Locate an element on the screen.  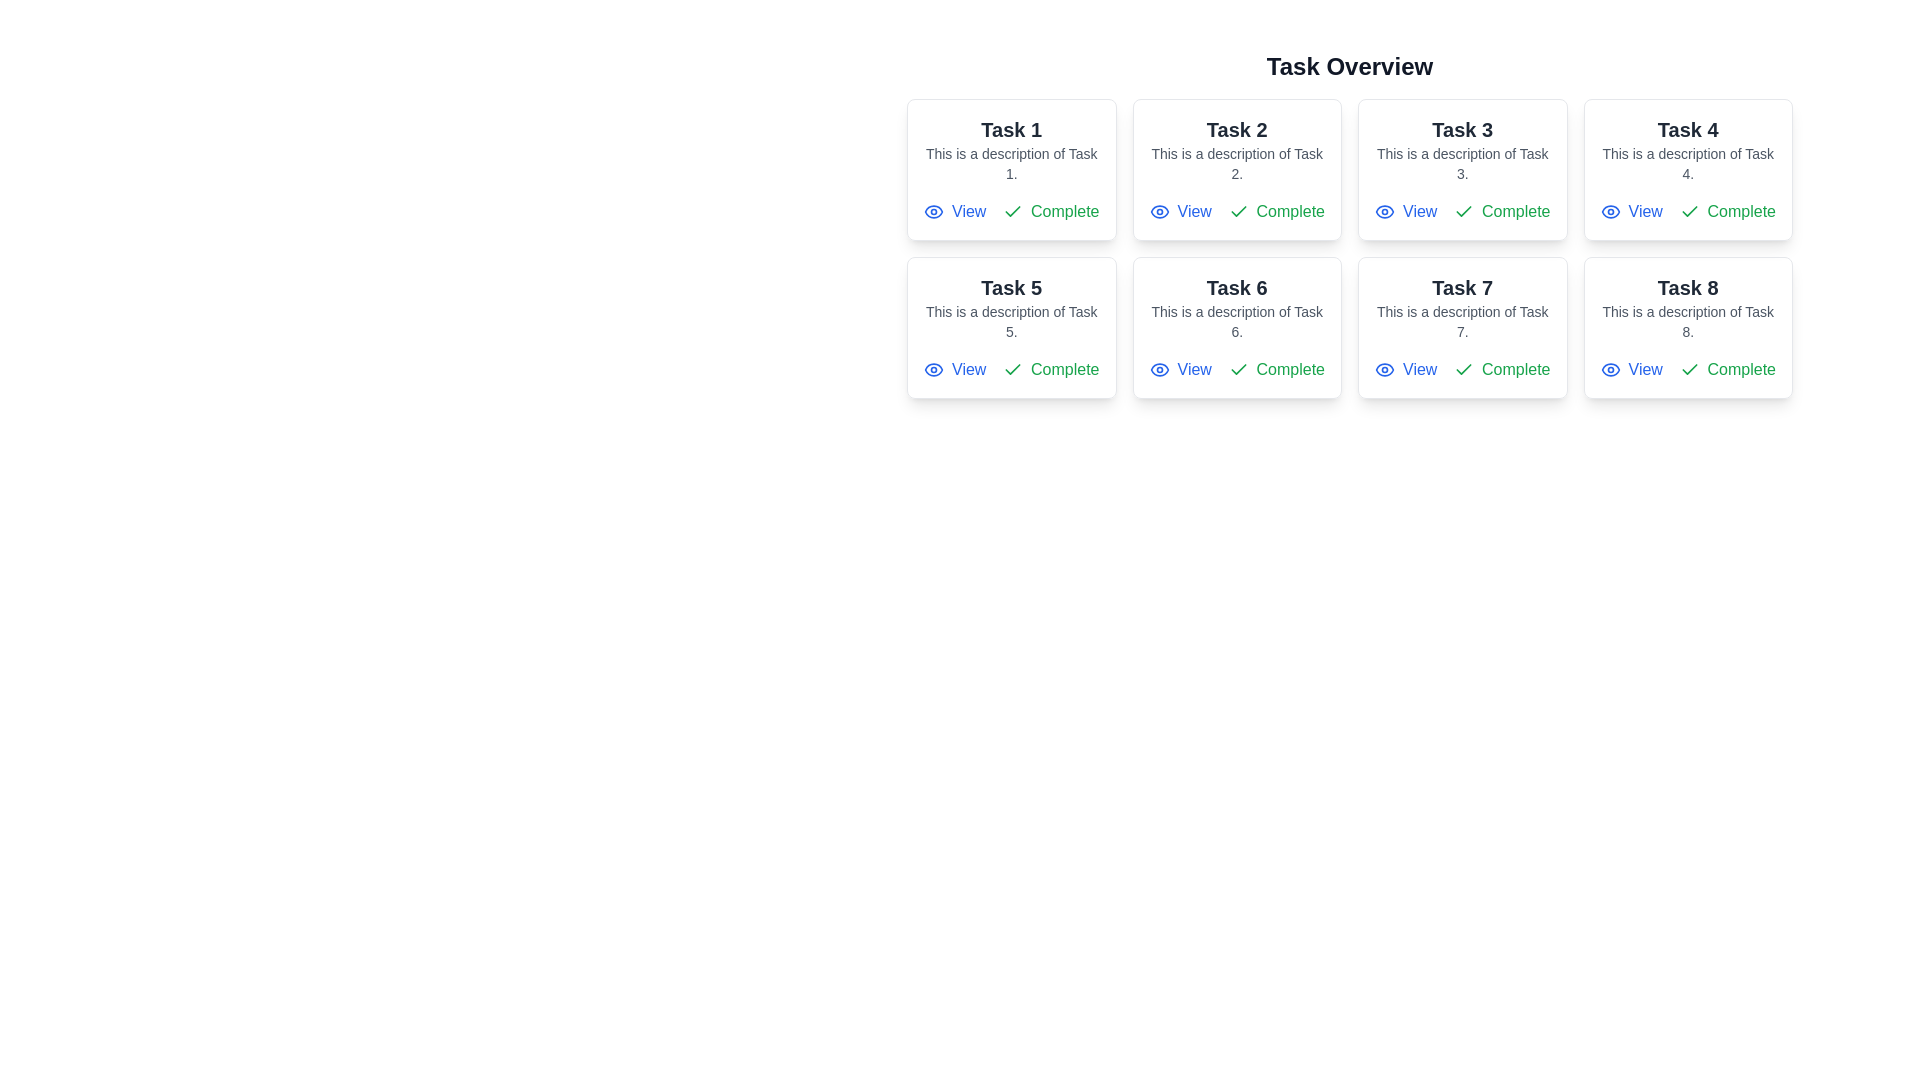
the eye icon in the 'Task 5' card, which is part of the 'View' button located below the description text is located at coordinates (933, 370).